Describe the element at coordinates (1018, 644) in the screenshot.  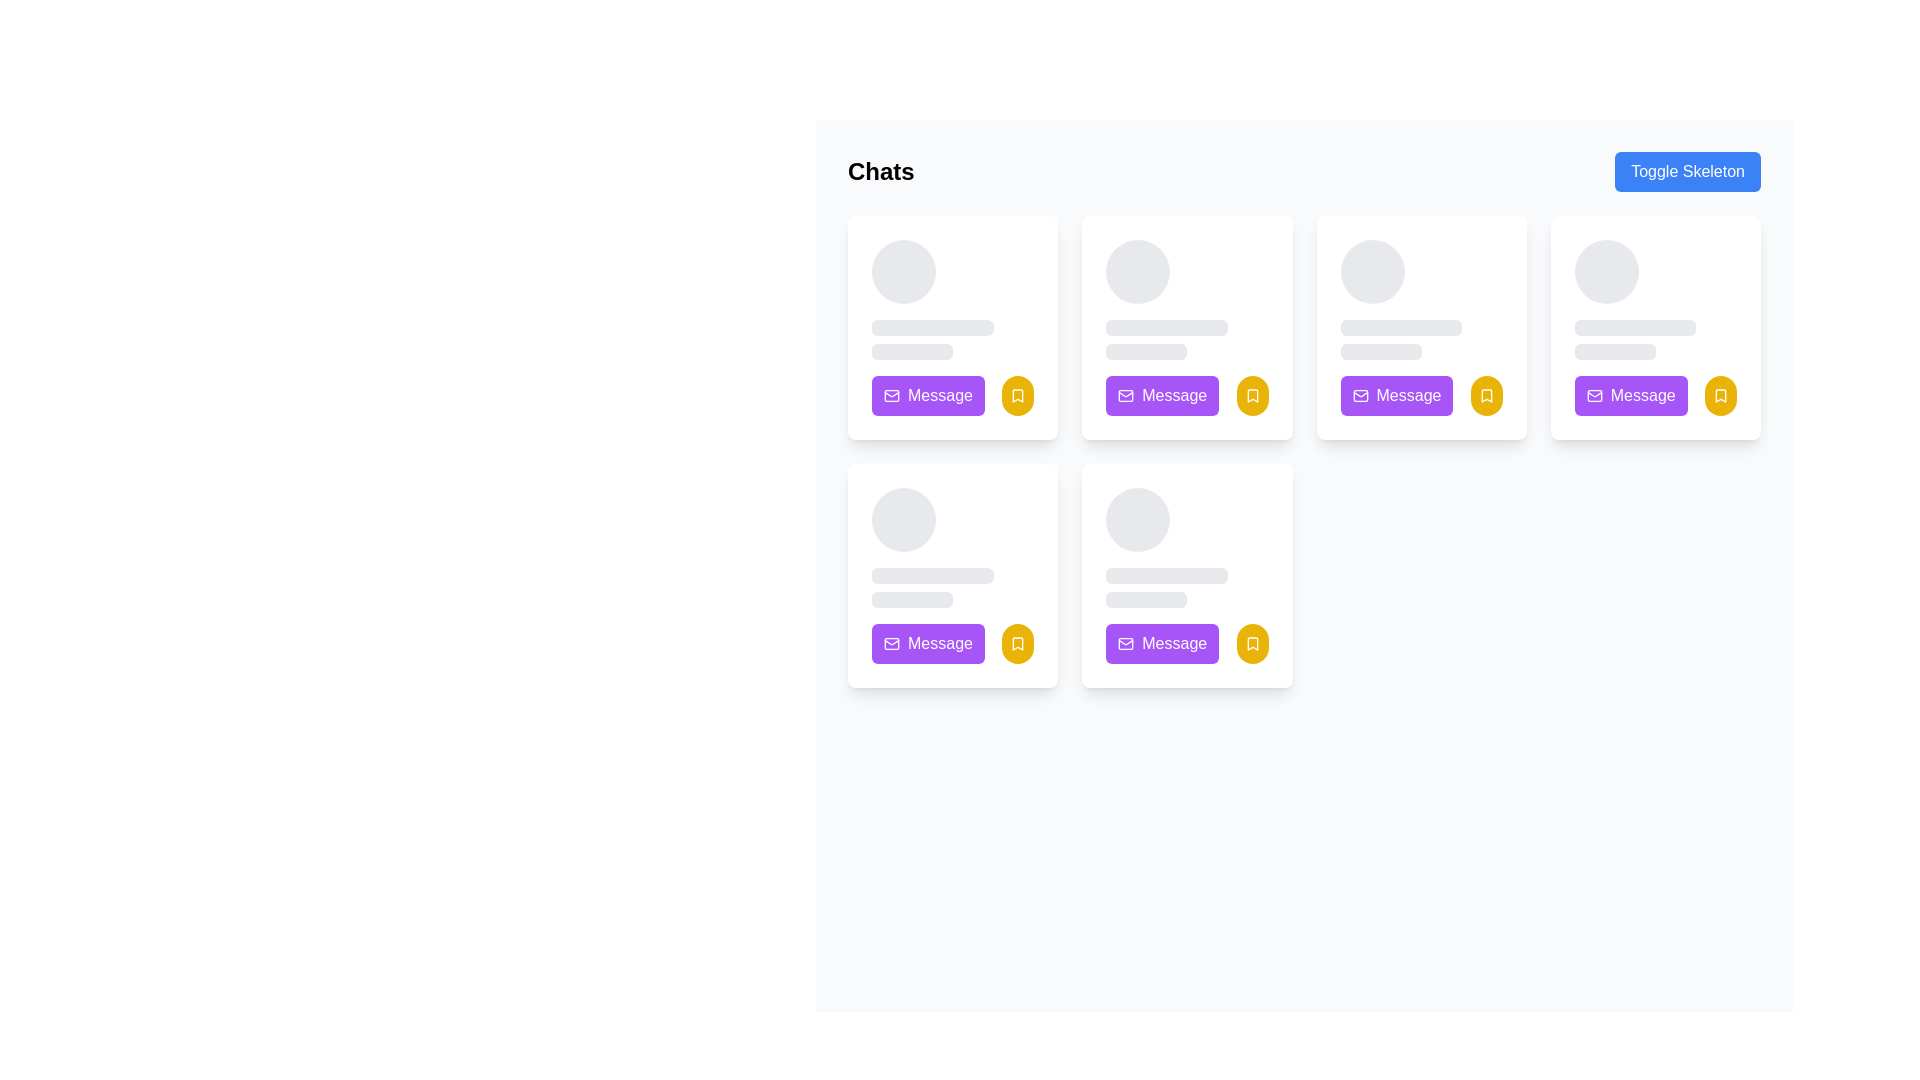
I see `the bookmarking button located at the bottom-right corner of the user card layout to visualize the hover effect` at that location.